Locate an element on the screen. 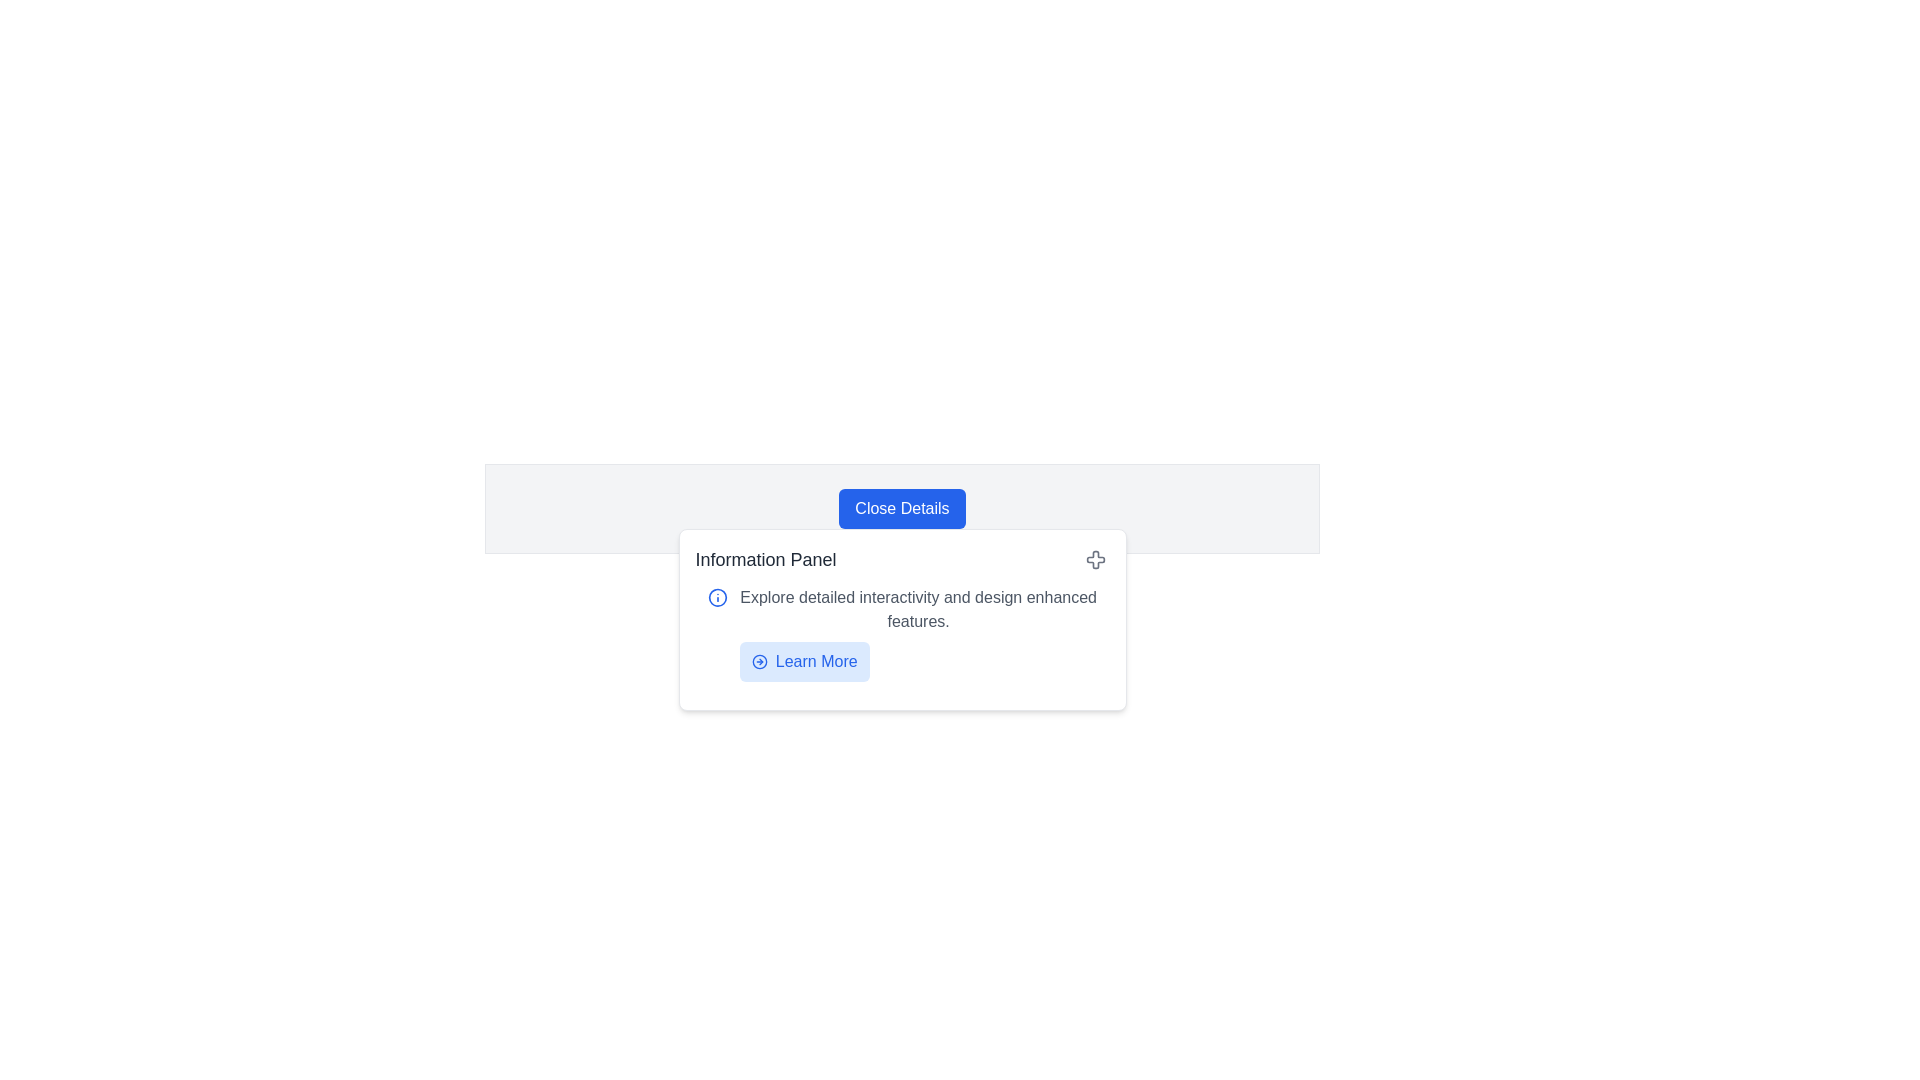 The width and height of the screenshot is (1920, 1080). the close button located at the top center of the details panel is located at coordinates (901, 508).